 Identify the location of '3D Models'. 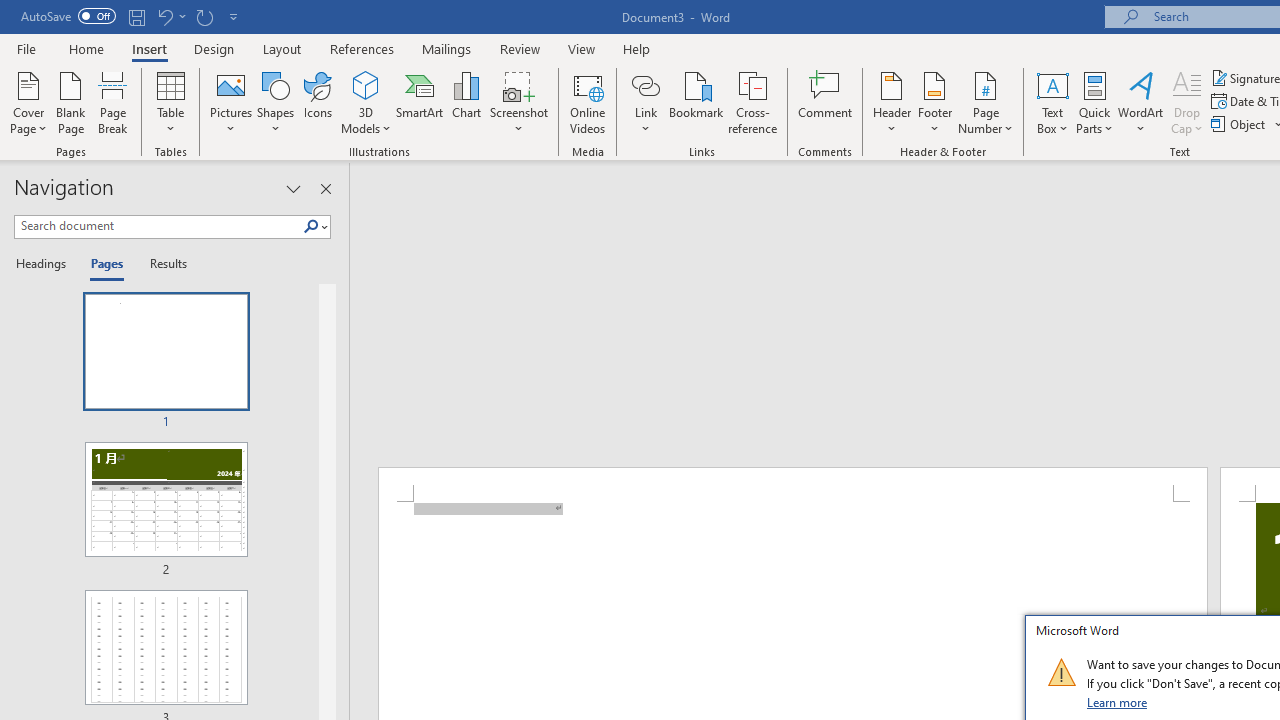
(366, 103).